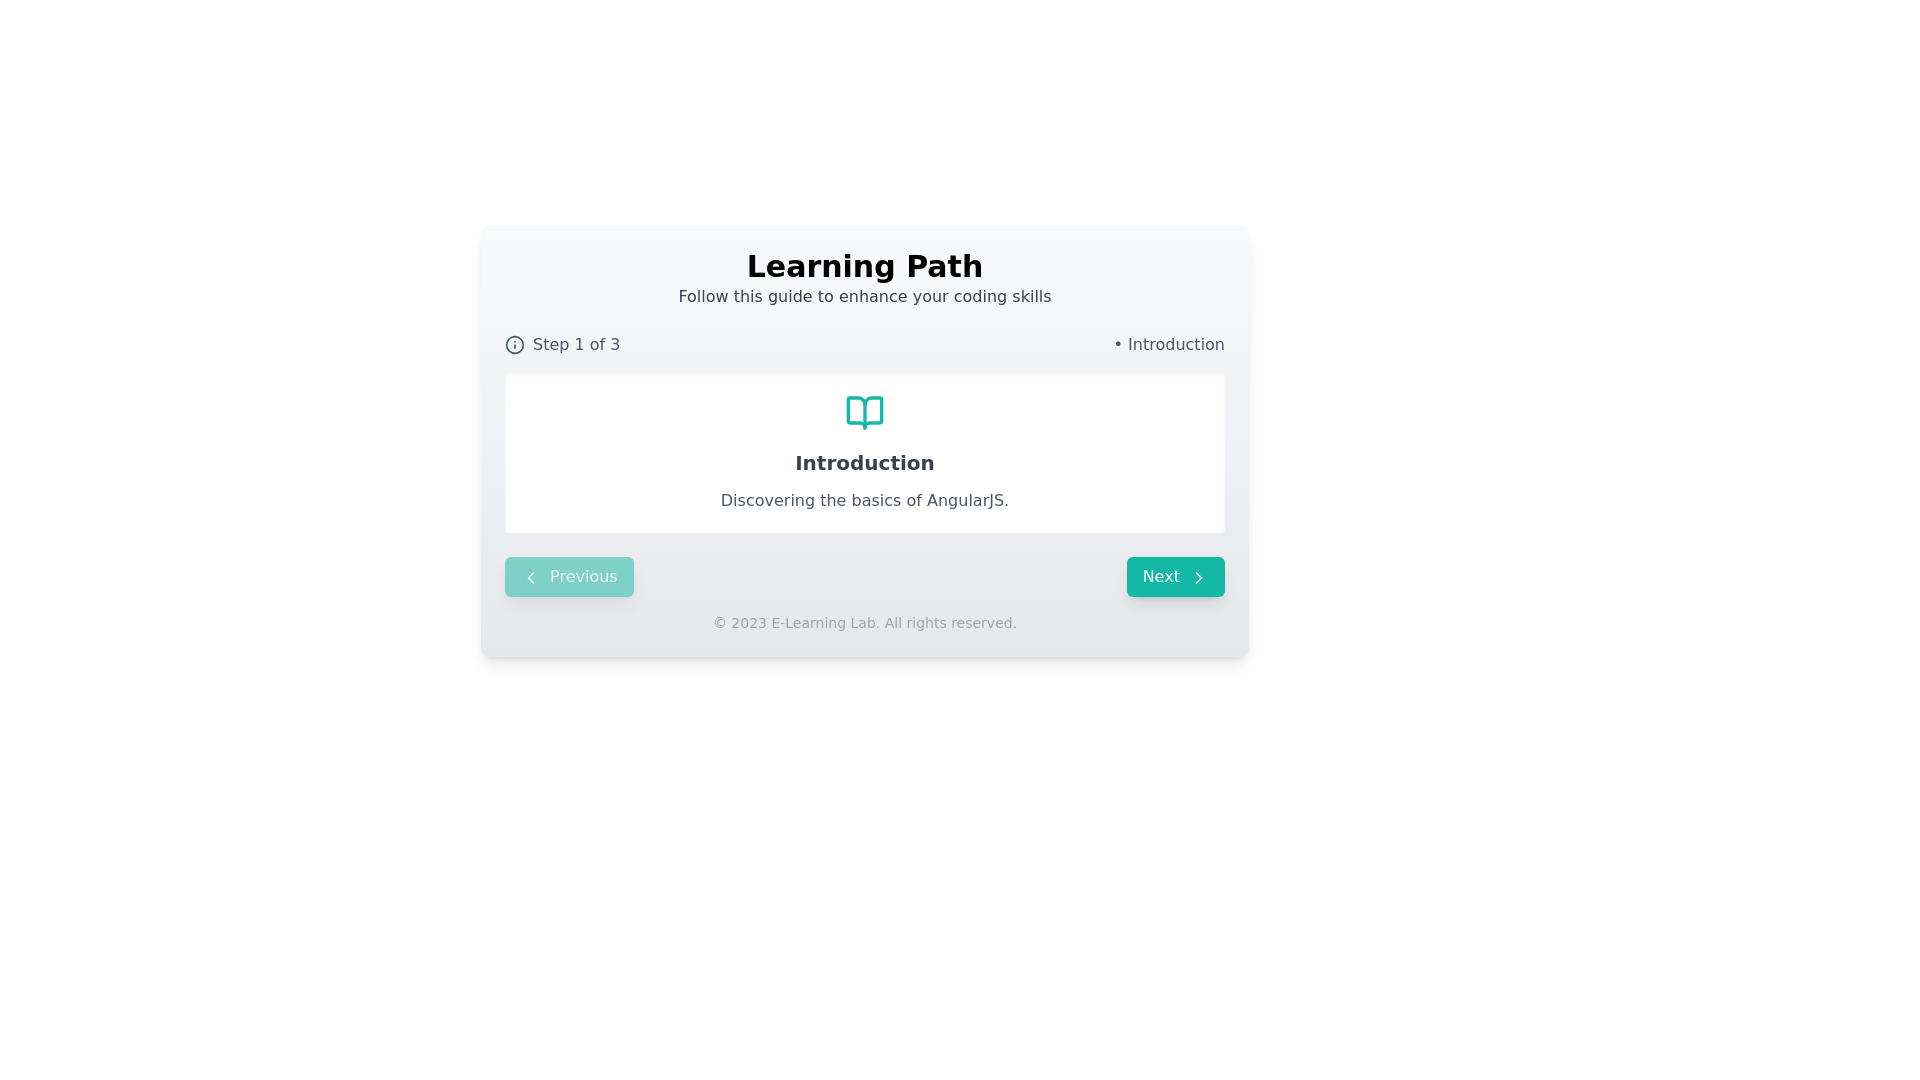 The width and height of the screenshot is (1920, 1080). I want to click on the leftward arrow icon within the 'Previous' button located in the bottom-left section of the interface, so click(531, 577).